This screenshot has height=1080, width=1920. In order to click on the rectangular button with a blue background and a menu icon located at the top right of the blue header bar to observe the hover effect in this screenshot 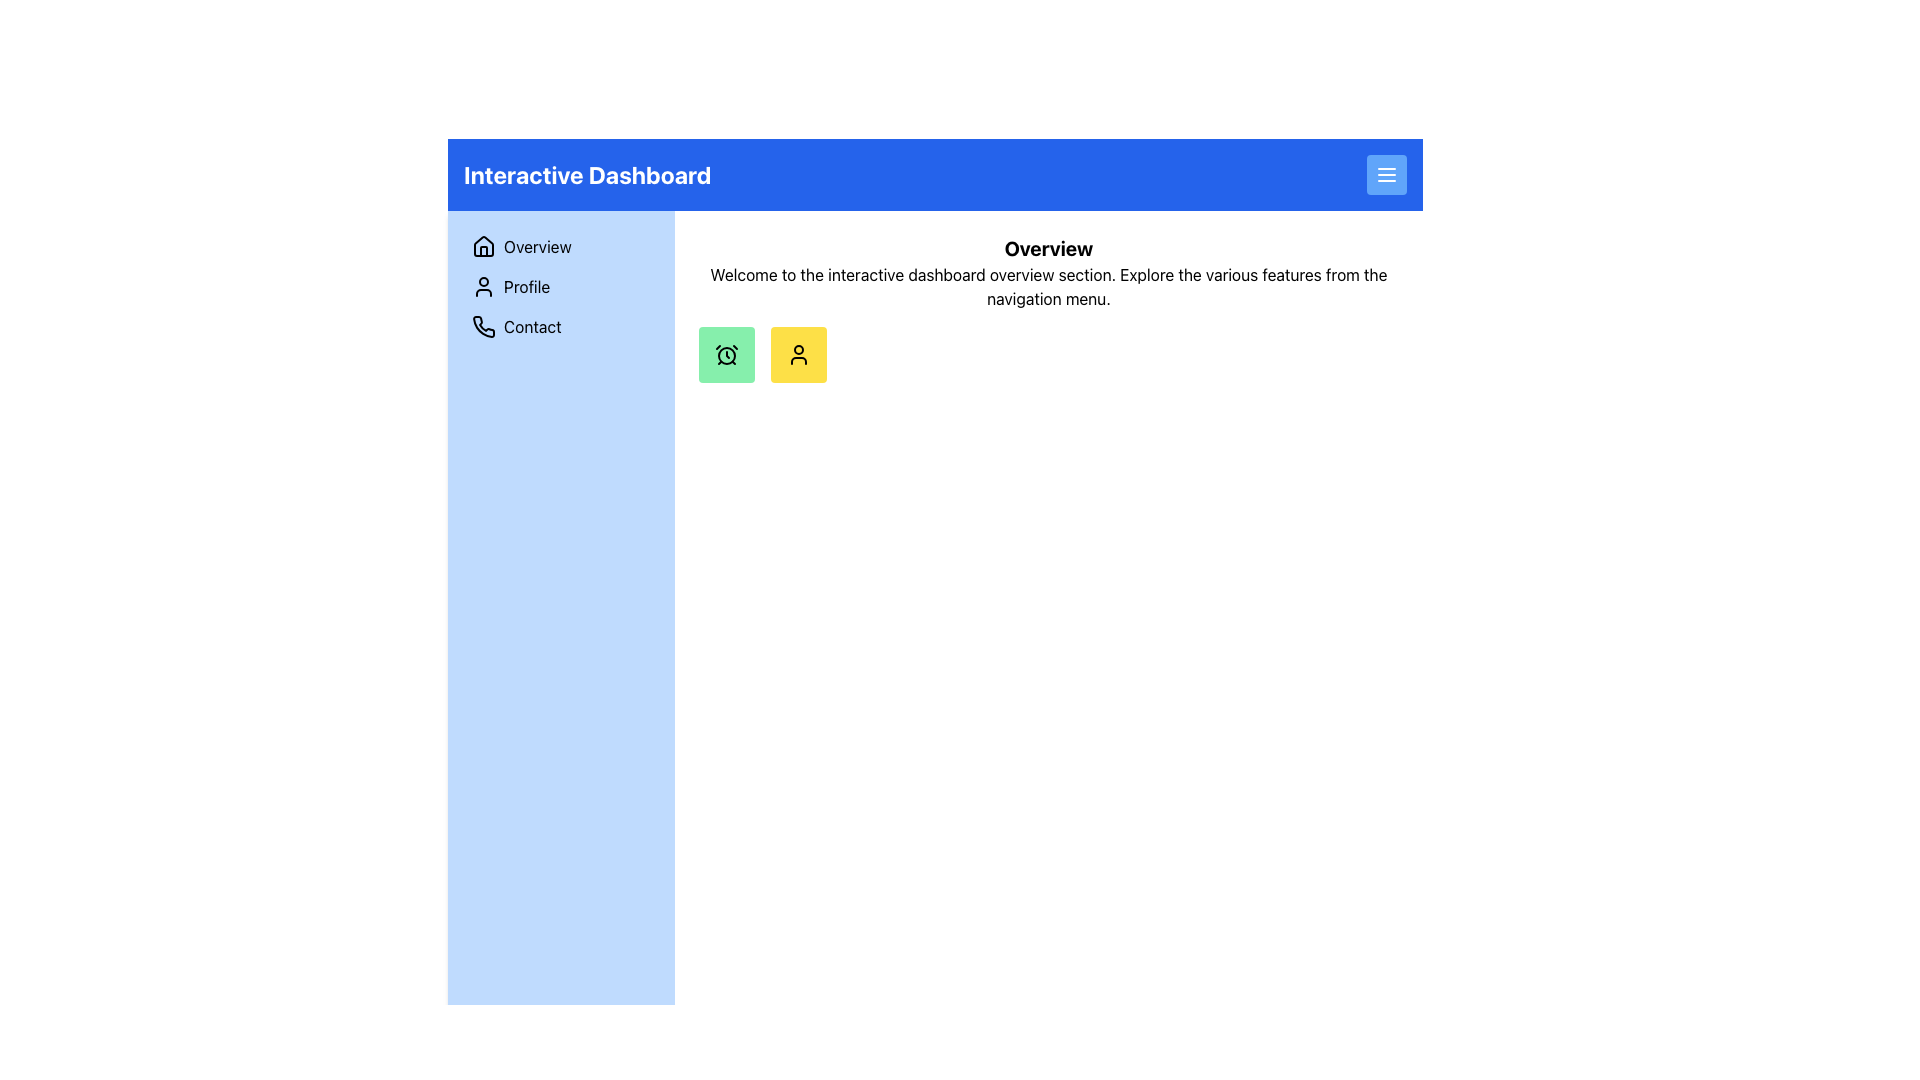, I will do `click(1386, 173)`.